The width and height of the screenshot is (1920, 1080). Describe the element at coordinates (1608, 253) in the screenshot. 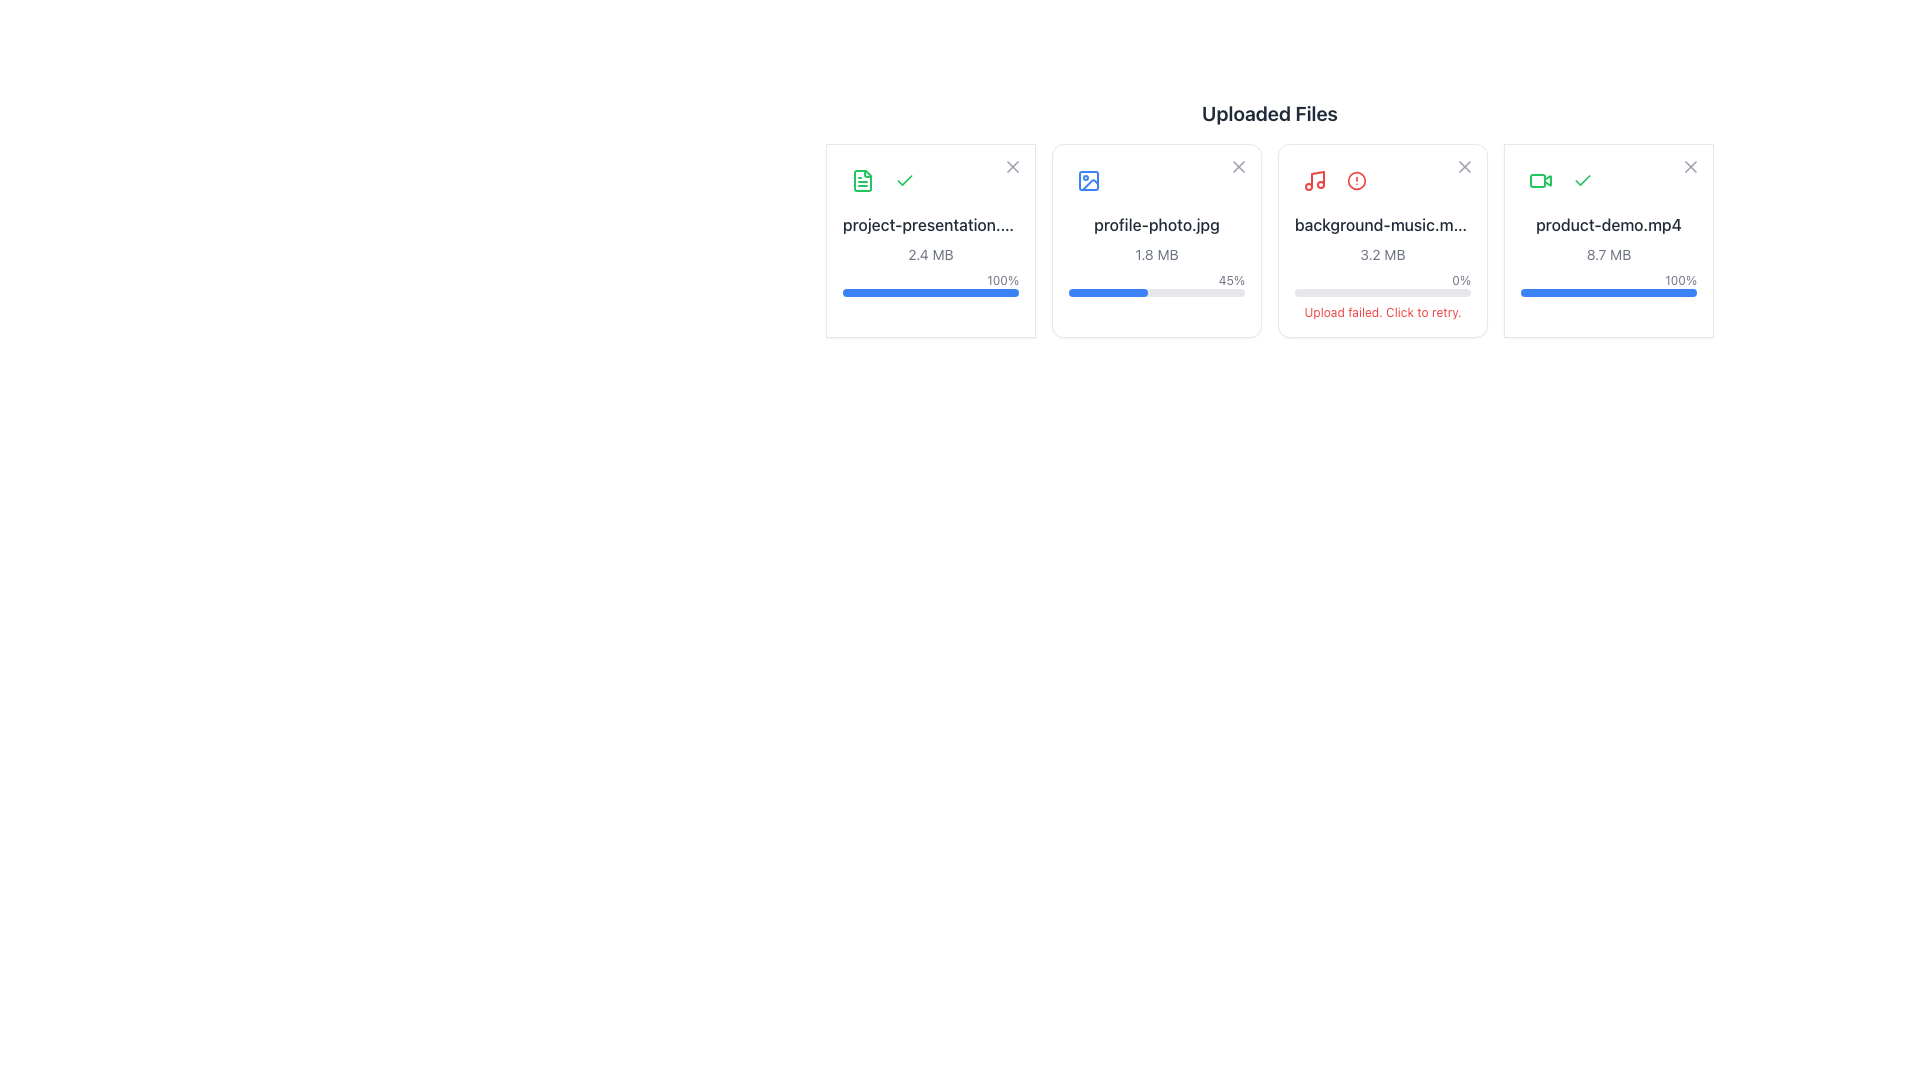

I see `size information from the text label displaying '8.7 MB', which is located below the filename 'product-demo.mp4' and above the progress bar in the rightmost file card of the 'Uploaded Files' section` at that location.